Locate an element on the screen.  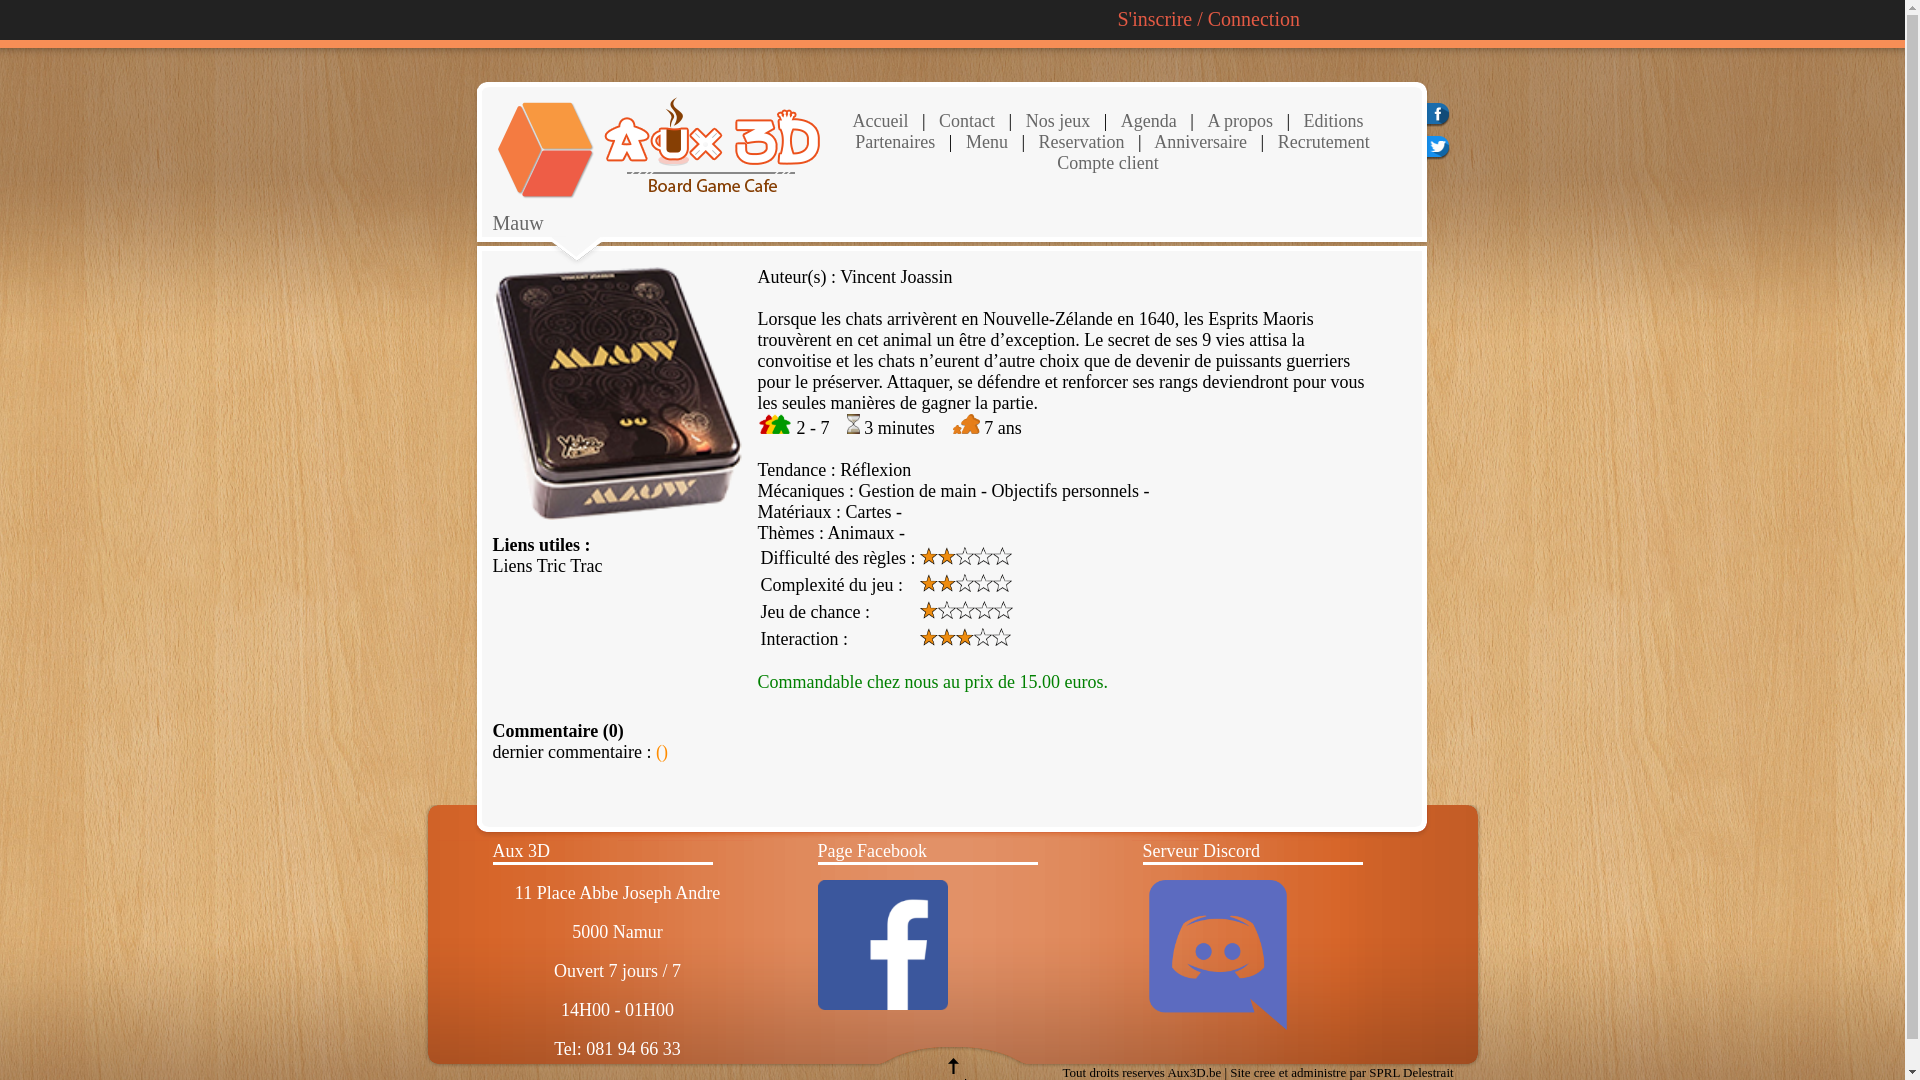
'S'inscrire / Connection' is located at coordinates (1208, 19).